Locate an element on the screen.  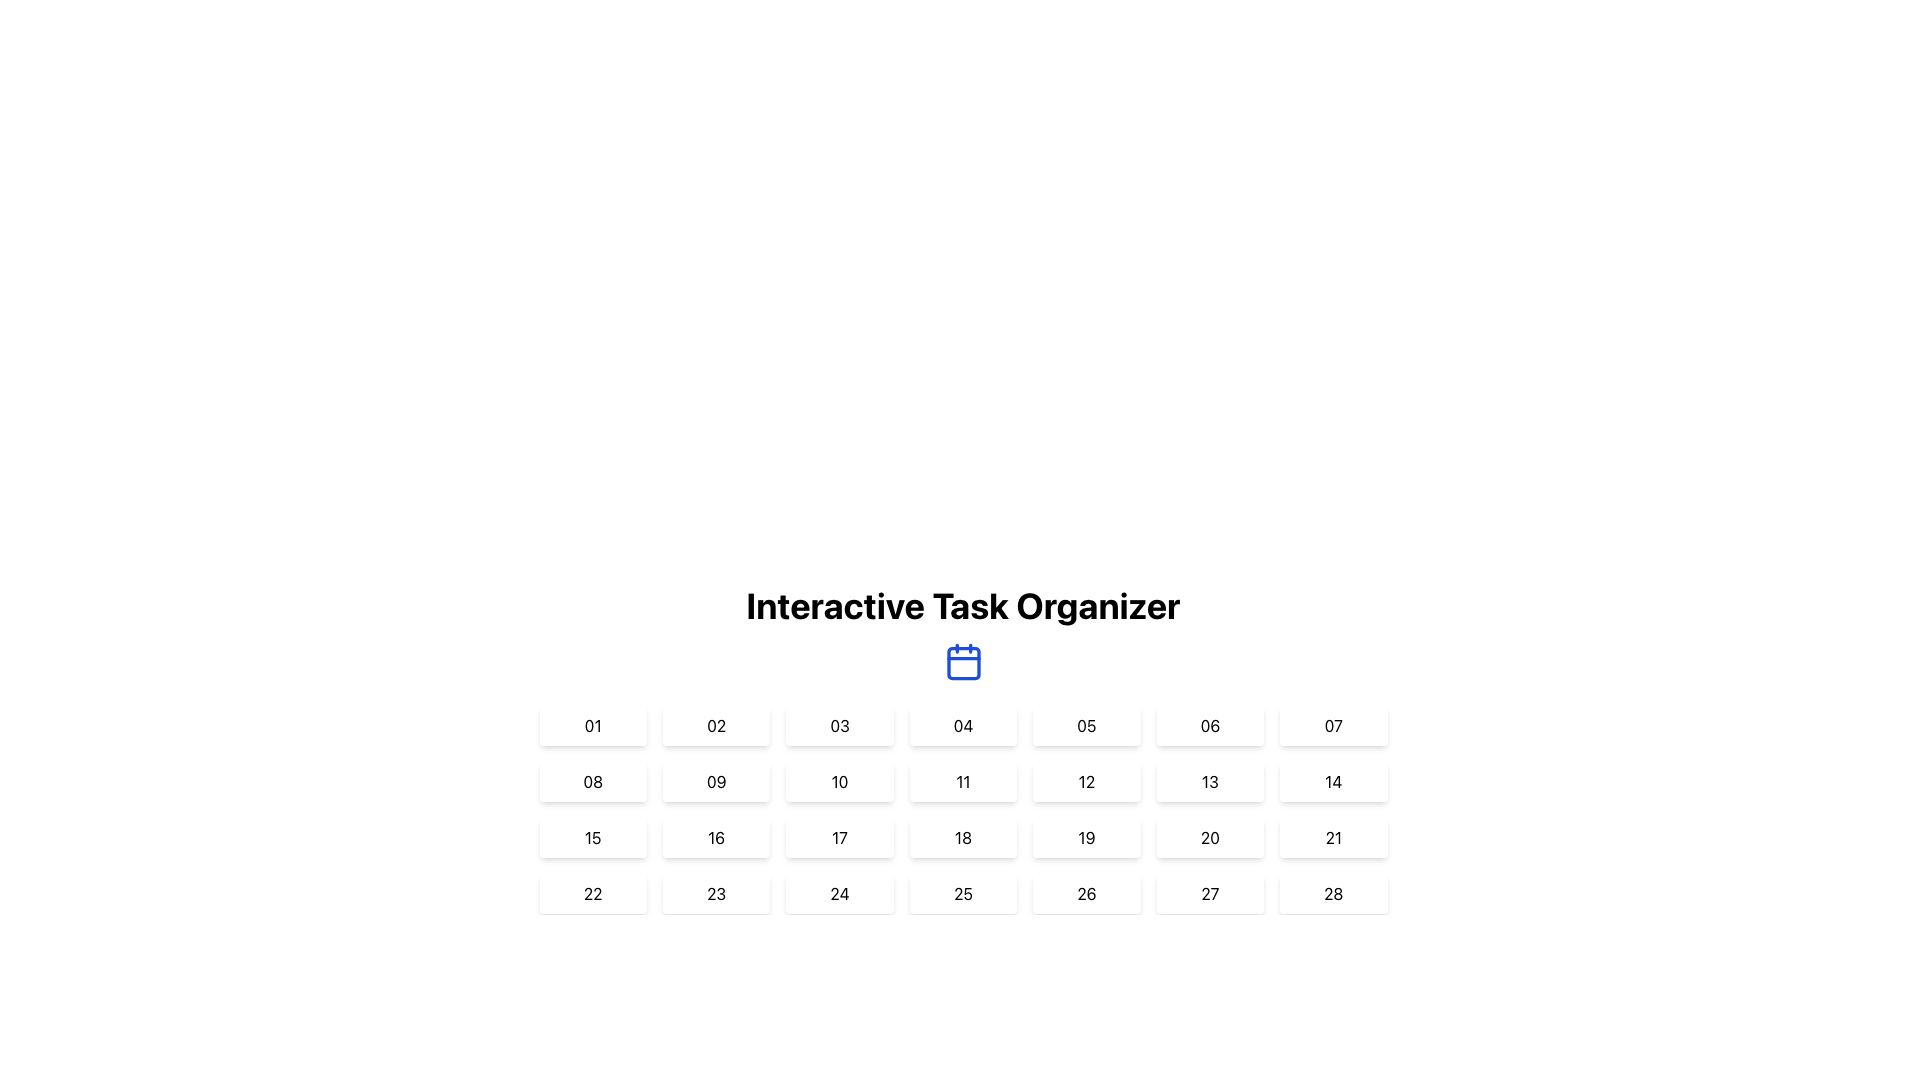
the interactive button labeled '02' is located at coordinates (716, 725).